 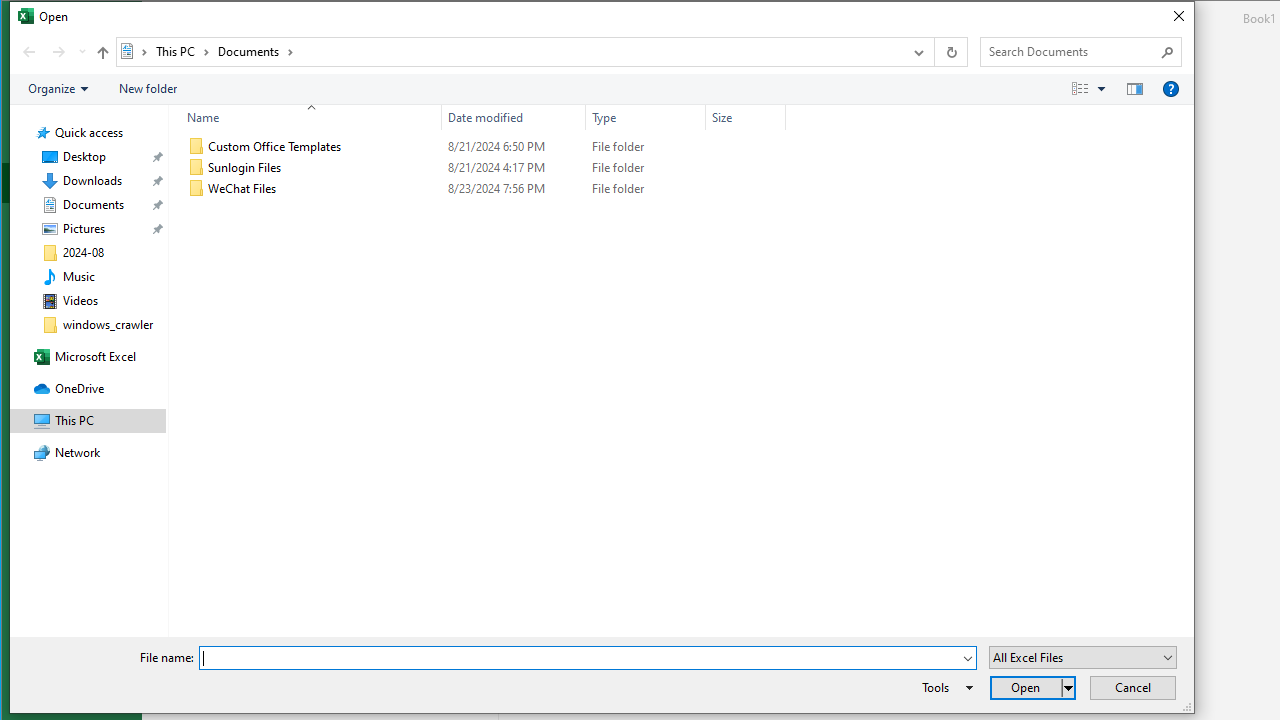 I want to click on 'Class: UIImage', so click(x=197, y=189).